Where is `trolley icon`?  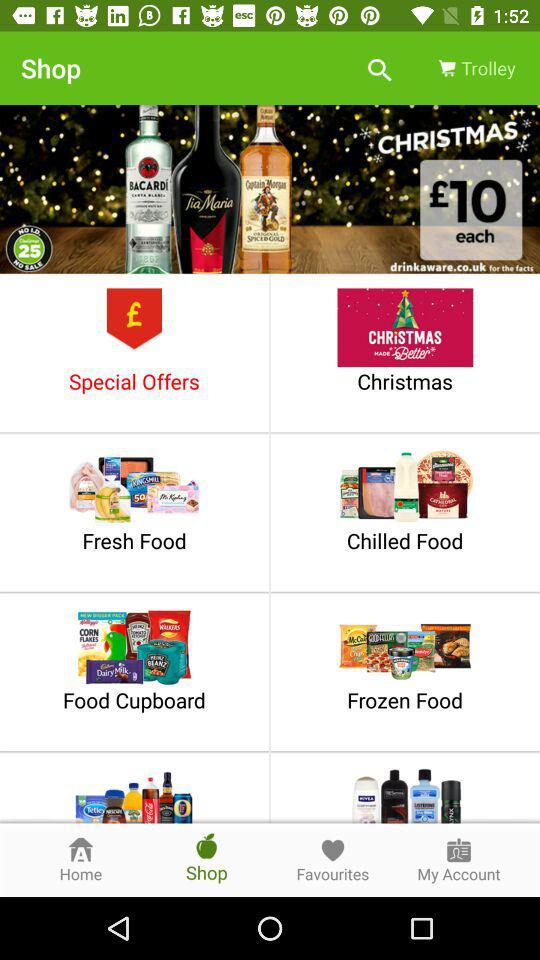
trolley icon is located at coordinates (474, 68).